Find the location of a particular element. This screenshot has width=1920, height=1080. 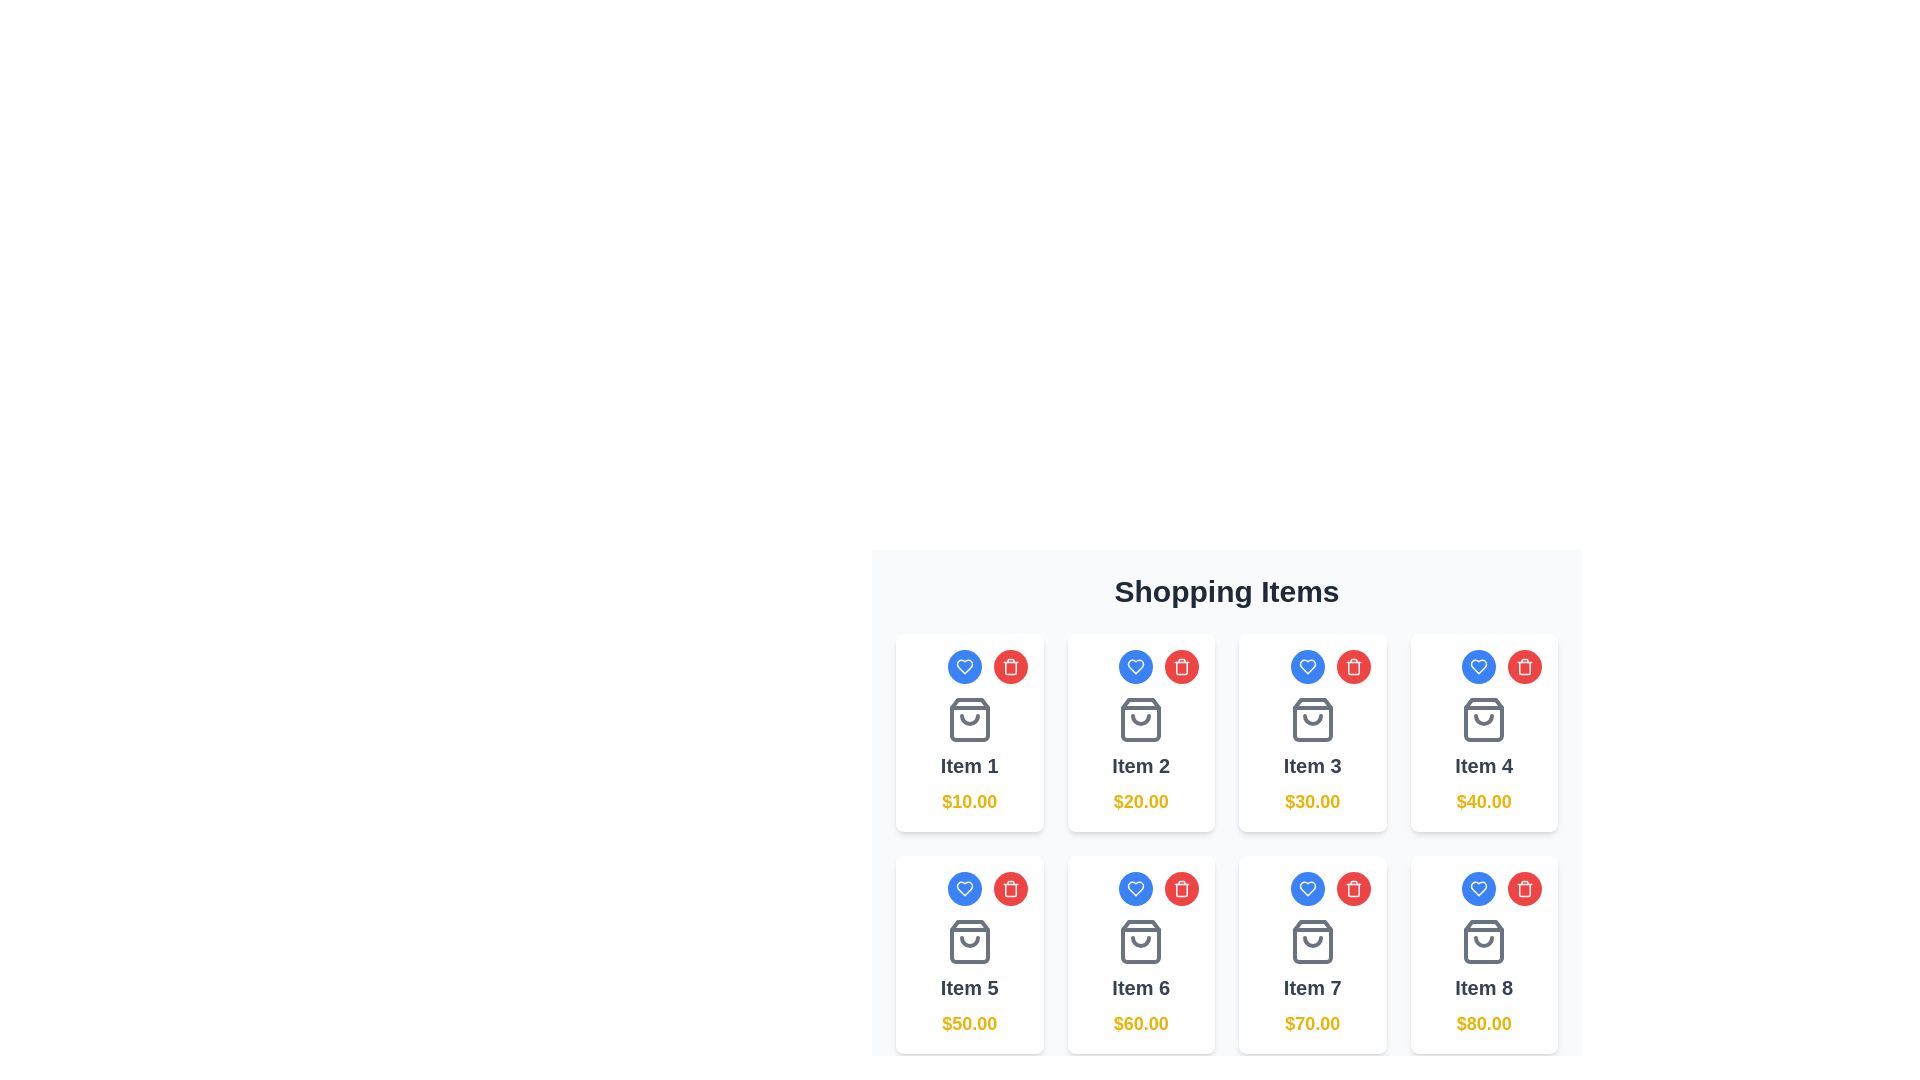

the circular blue button with a white heart outline located is located at coordinates (1136, 887).